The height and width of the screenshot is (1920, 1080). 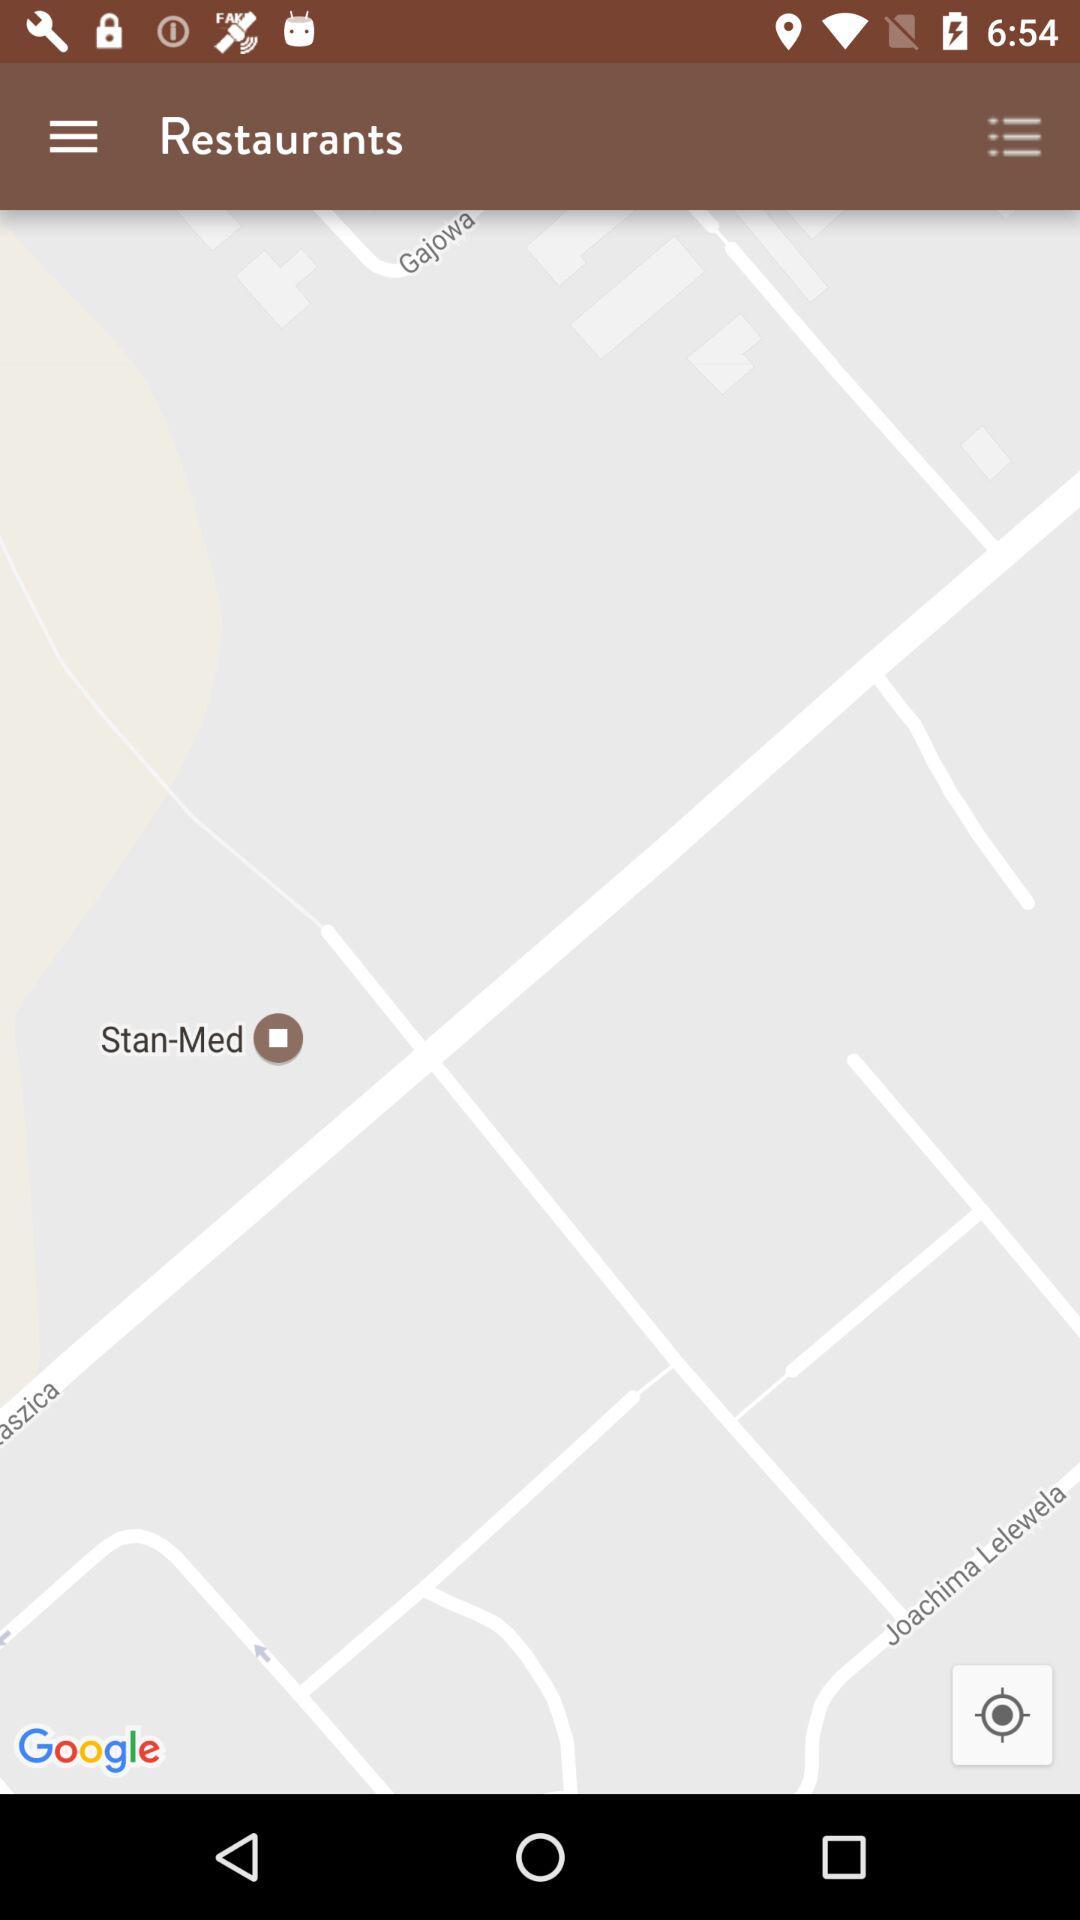 What do you see at coordinates (1002, 1715) in the screenshot?
I see `icon at the bottom right corner` at bounding box center [1002, 1715].